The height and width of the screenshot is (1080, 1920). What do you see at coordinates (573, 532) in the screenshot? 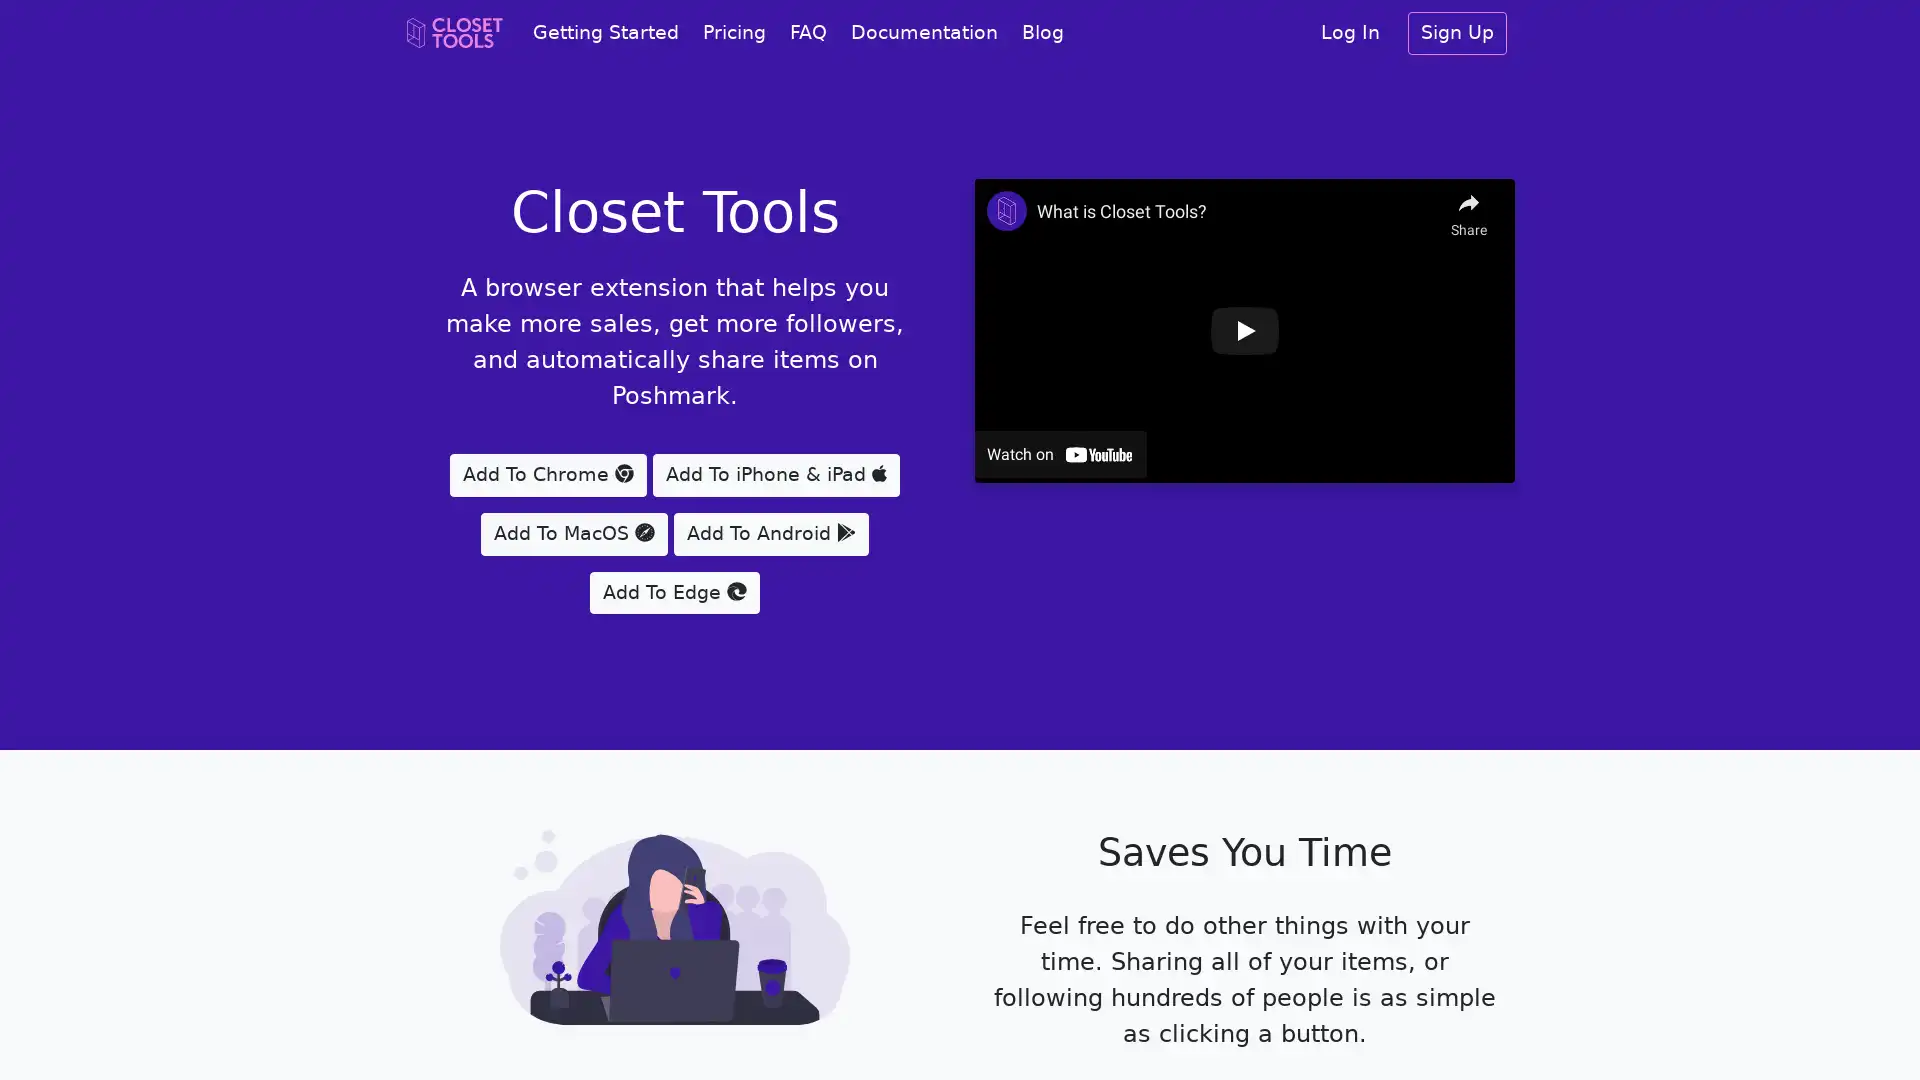
I see `Add To MacOS` at bounding box center [573, 532].